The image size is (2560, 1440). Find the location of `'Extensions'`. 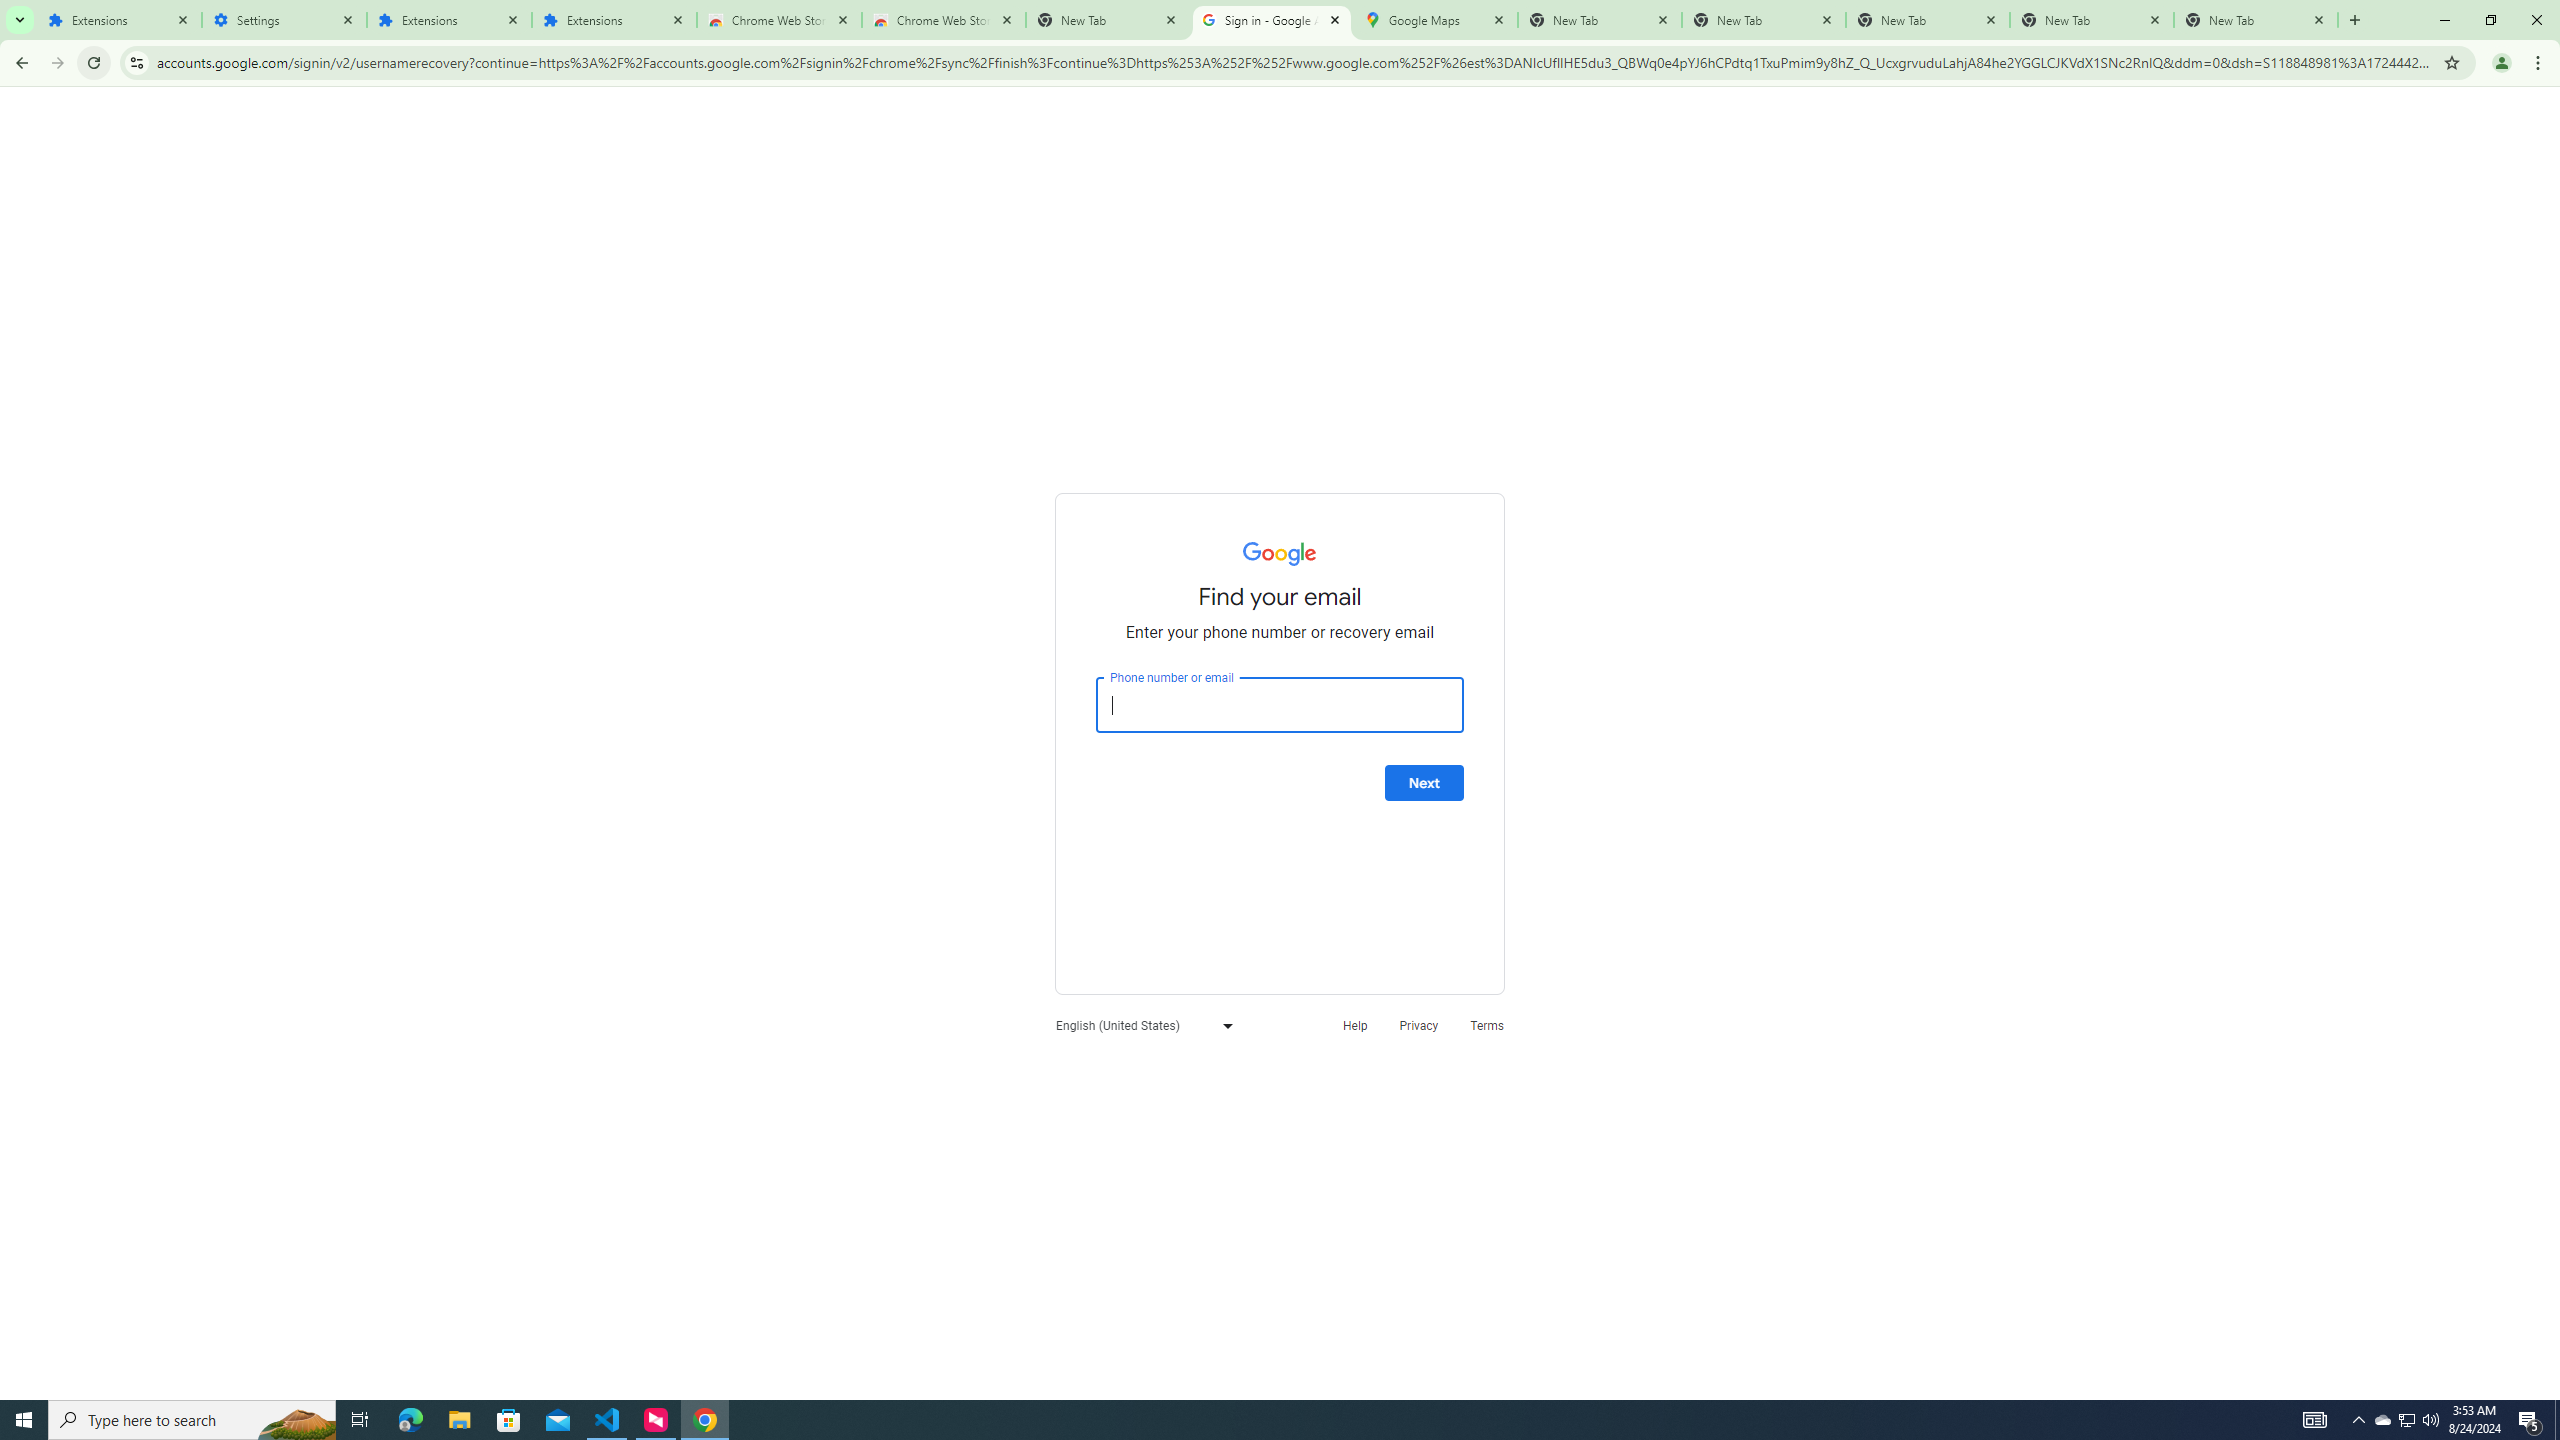

'Extensions' is located at coordinates (448, 19).